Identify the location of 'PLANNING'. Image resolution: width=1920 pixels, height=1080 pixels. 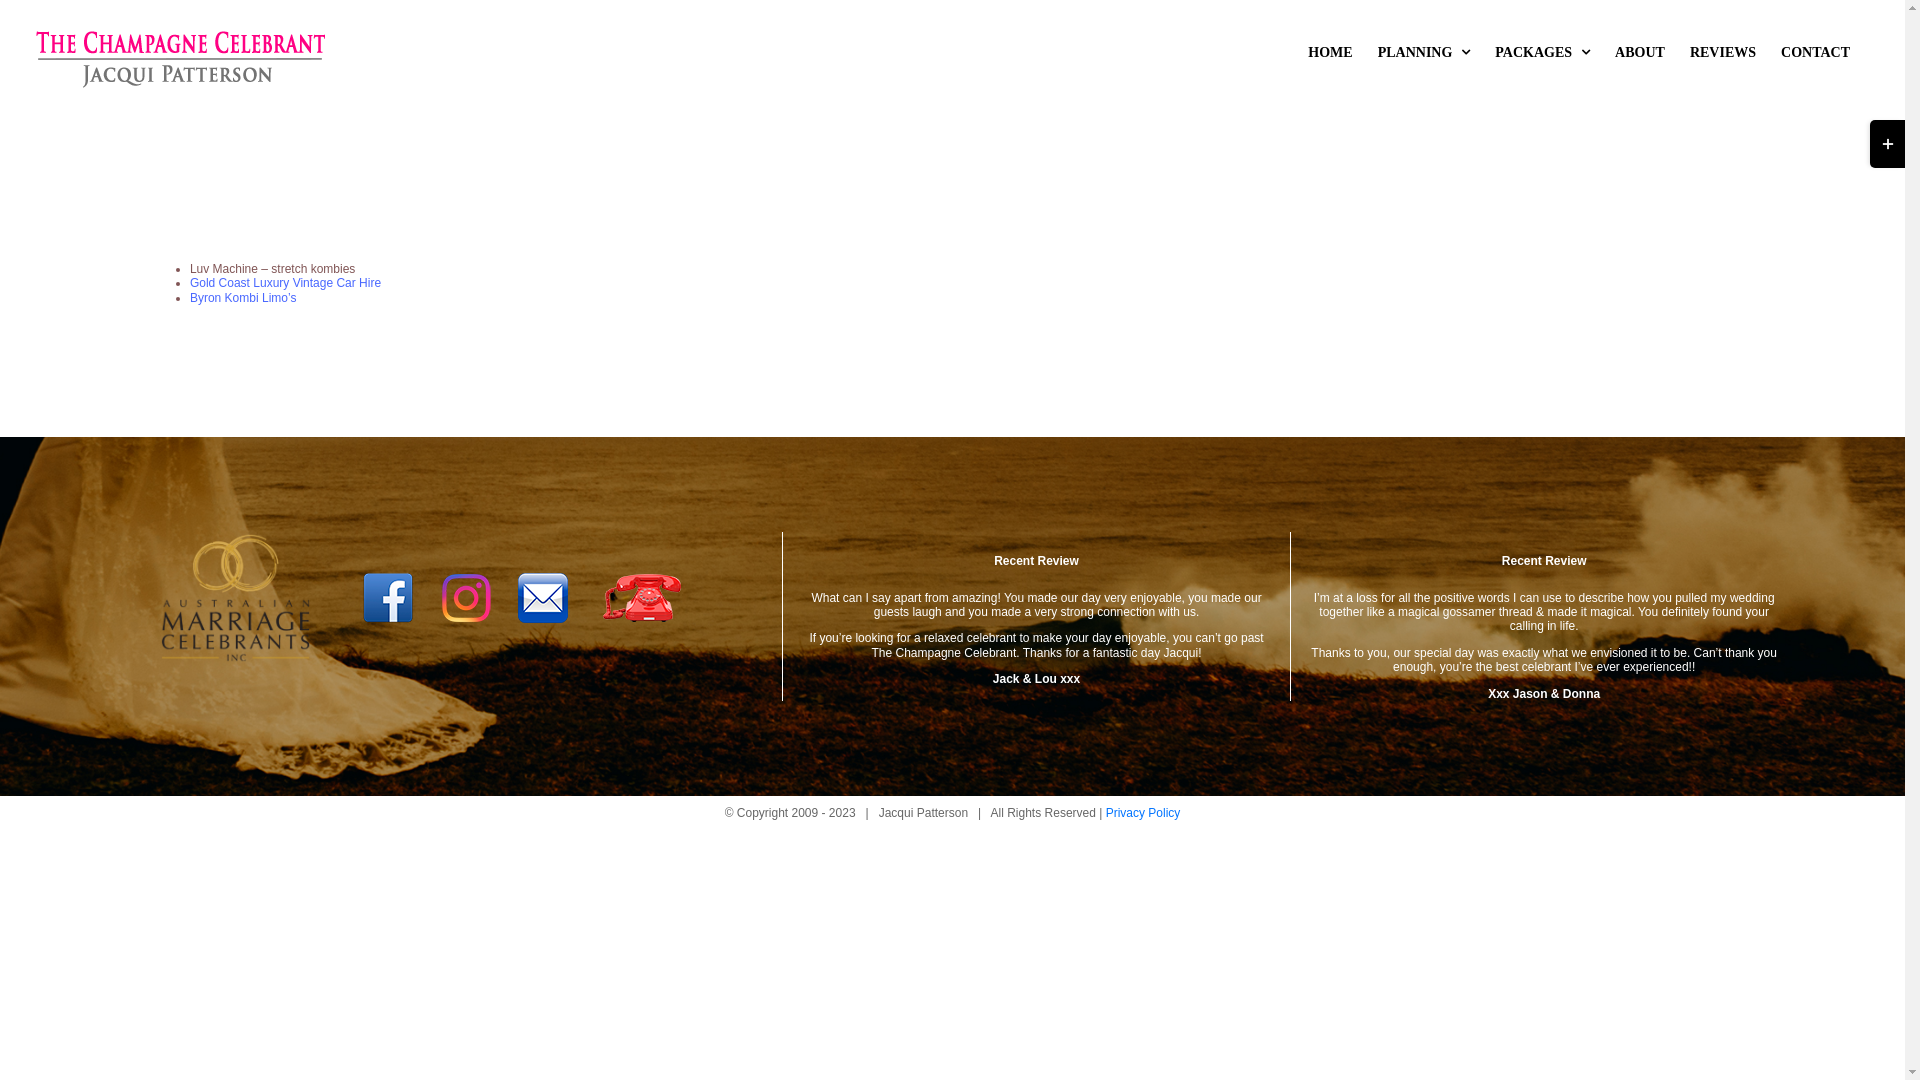
(1423, 51).